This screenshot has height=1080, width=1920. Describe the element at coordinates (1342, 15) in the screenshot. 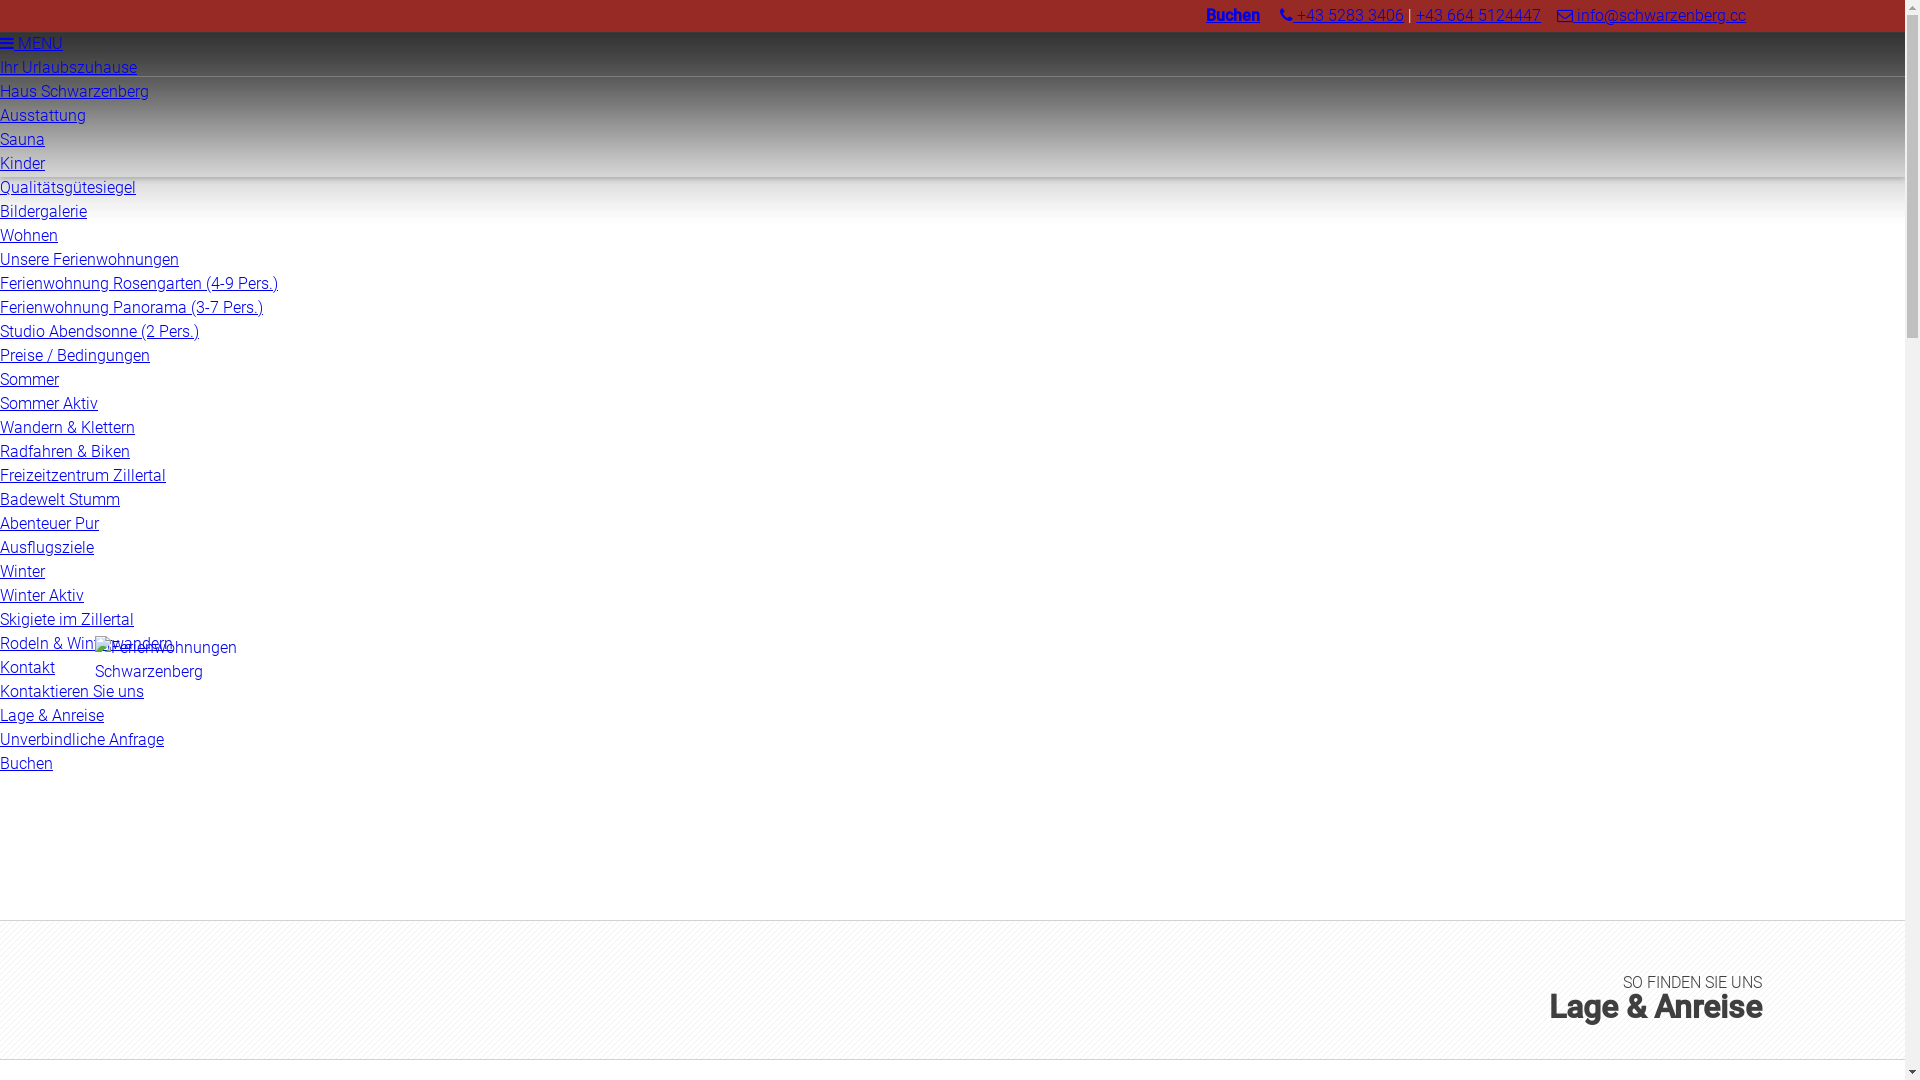

I see `'+43 5283 3406'` at that location.